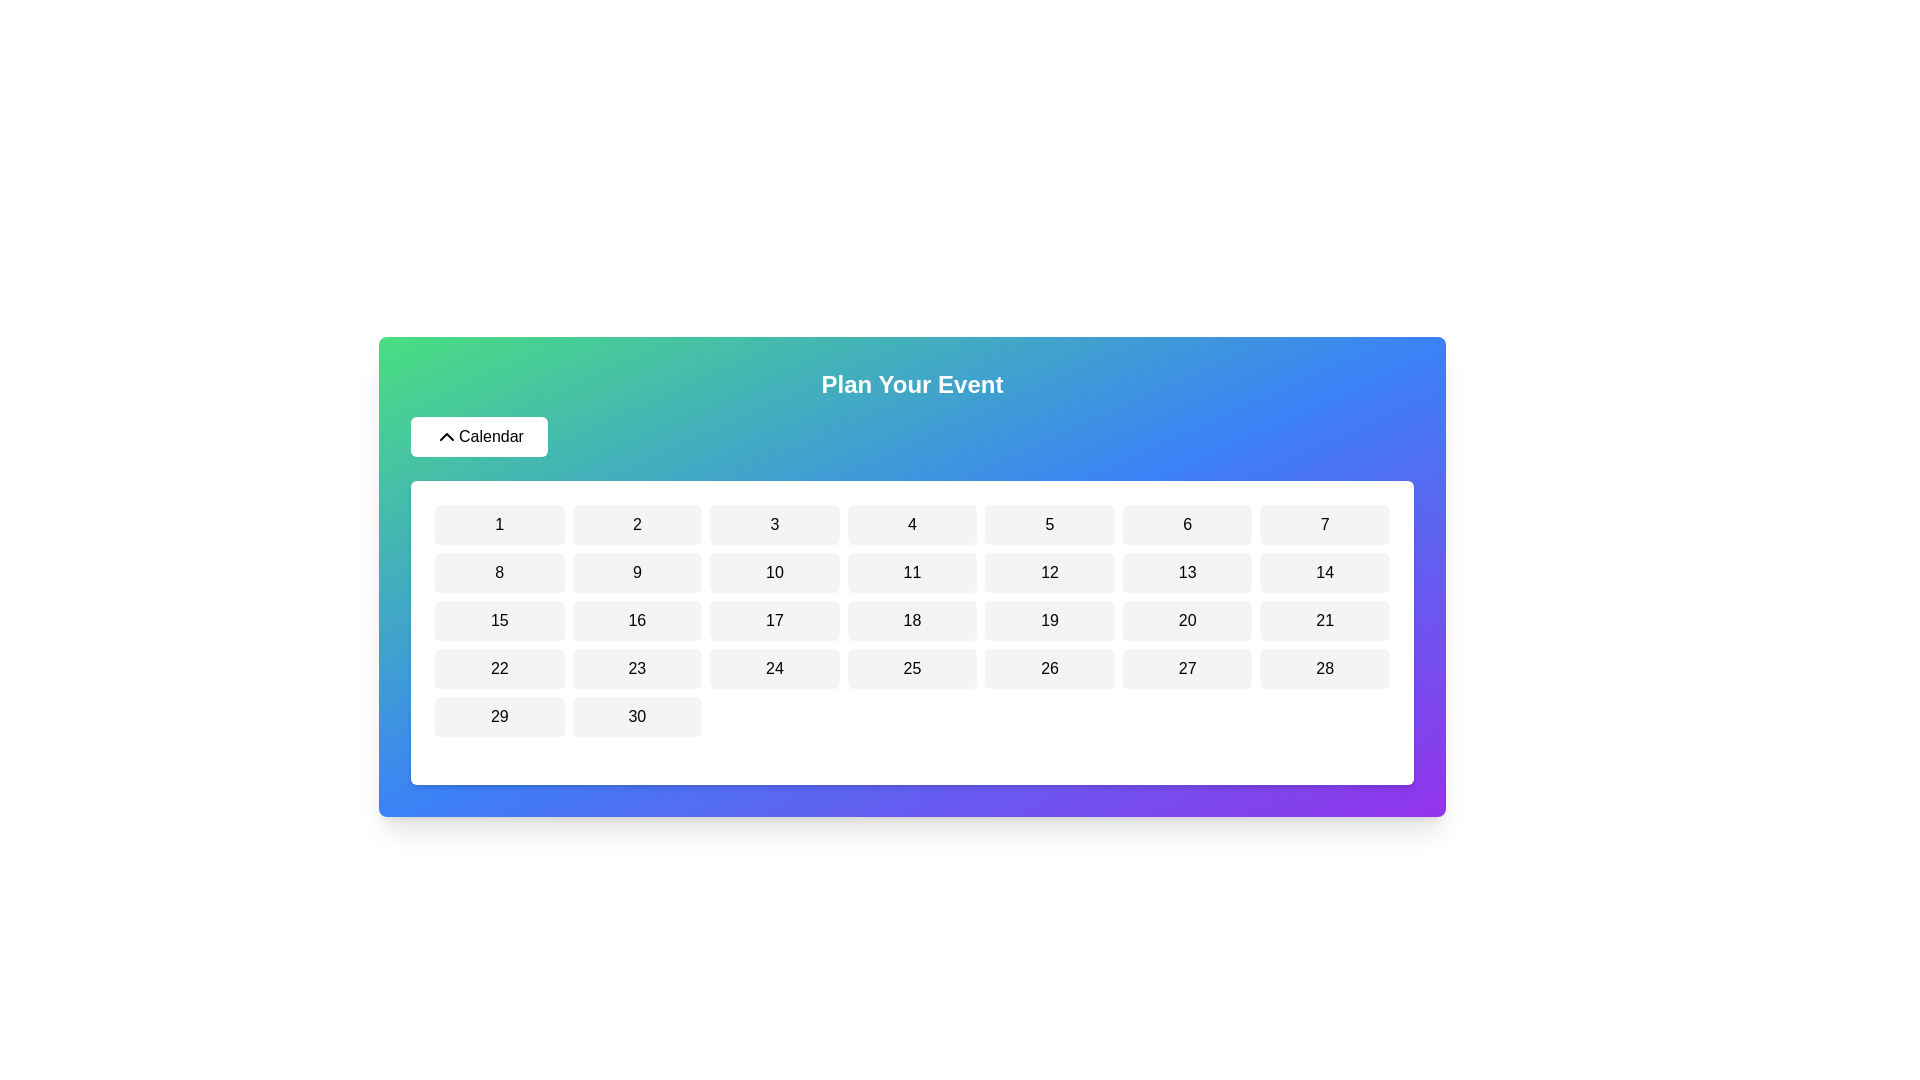 The image size is (1920, 1080). I want to click on the rounded rectangular button displaying the number '23' in black text on a light gray background, so click(636, 668).